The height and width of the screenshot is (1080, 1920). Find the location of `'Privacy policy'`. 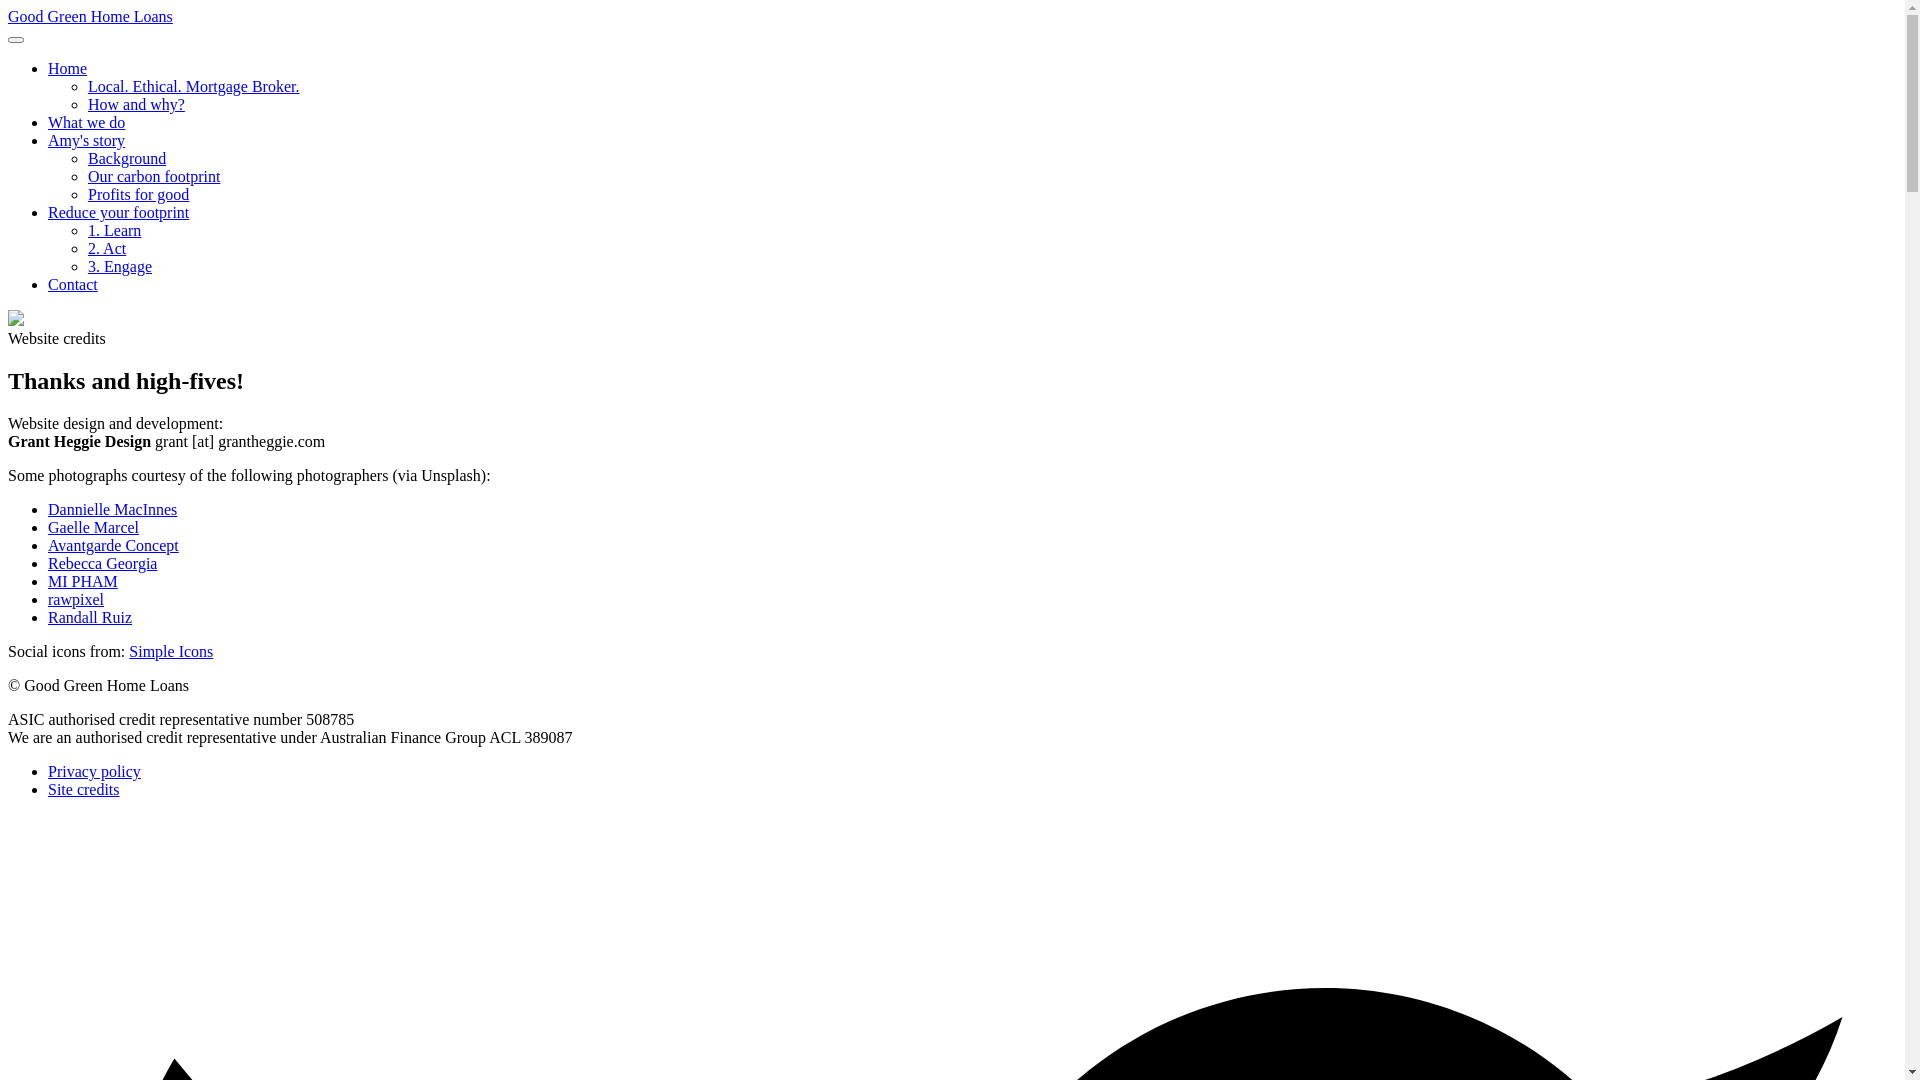

'Privacy policy' is located at coordinates (48, 770).